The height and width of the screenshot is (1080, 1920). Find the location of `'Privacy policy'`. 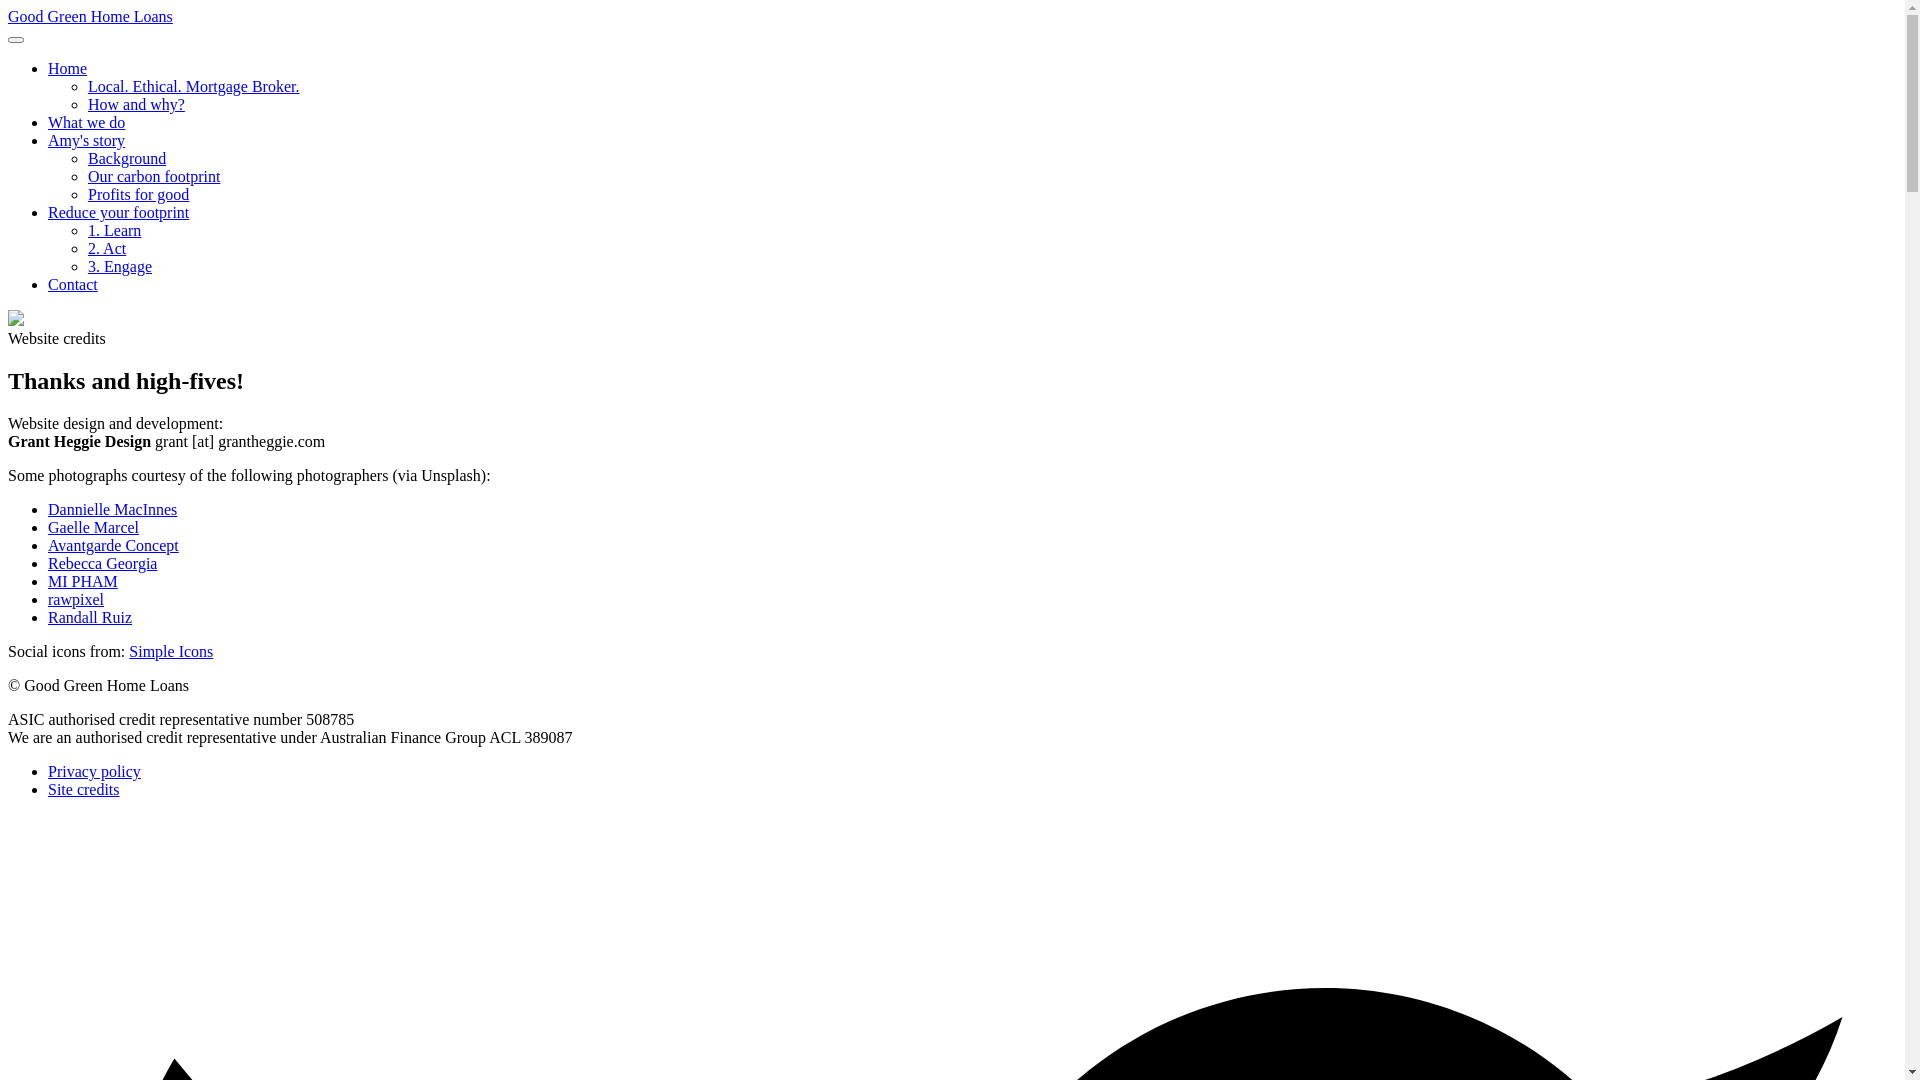

'Privacy policy' is located at coordinates (48, 770).